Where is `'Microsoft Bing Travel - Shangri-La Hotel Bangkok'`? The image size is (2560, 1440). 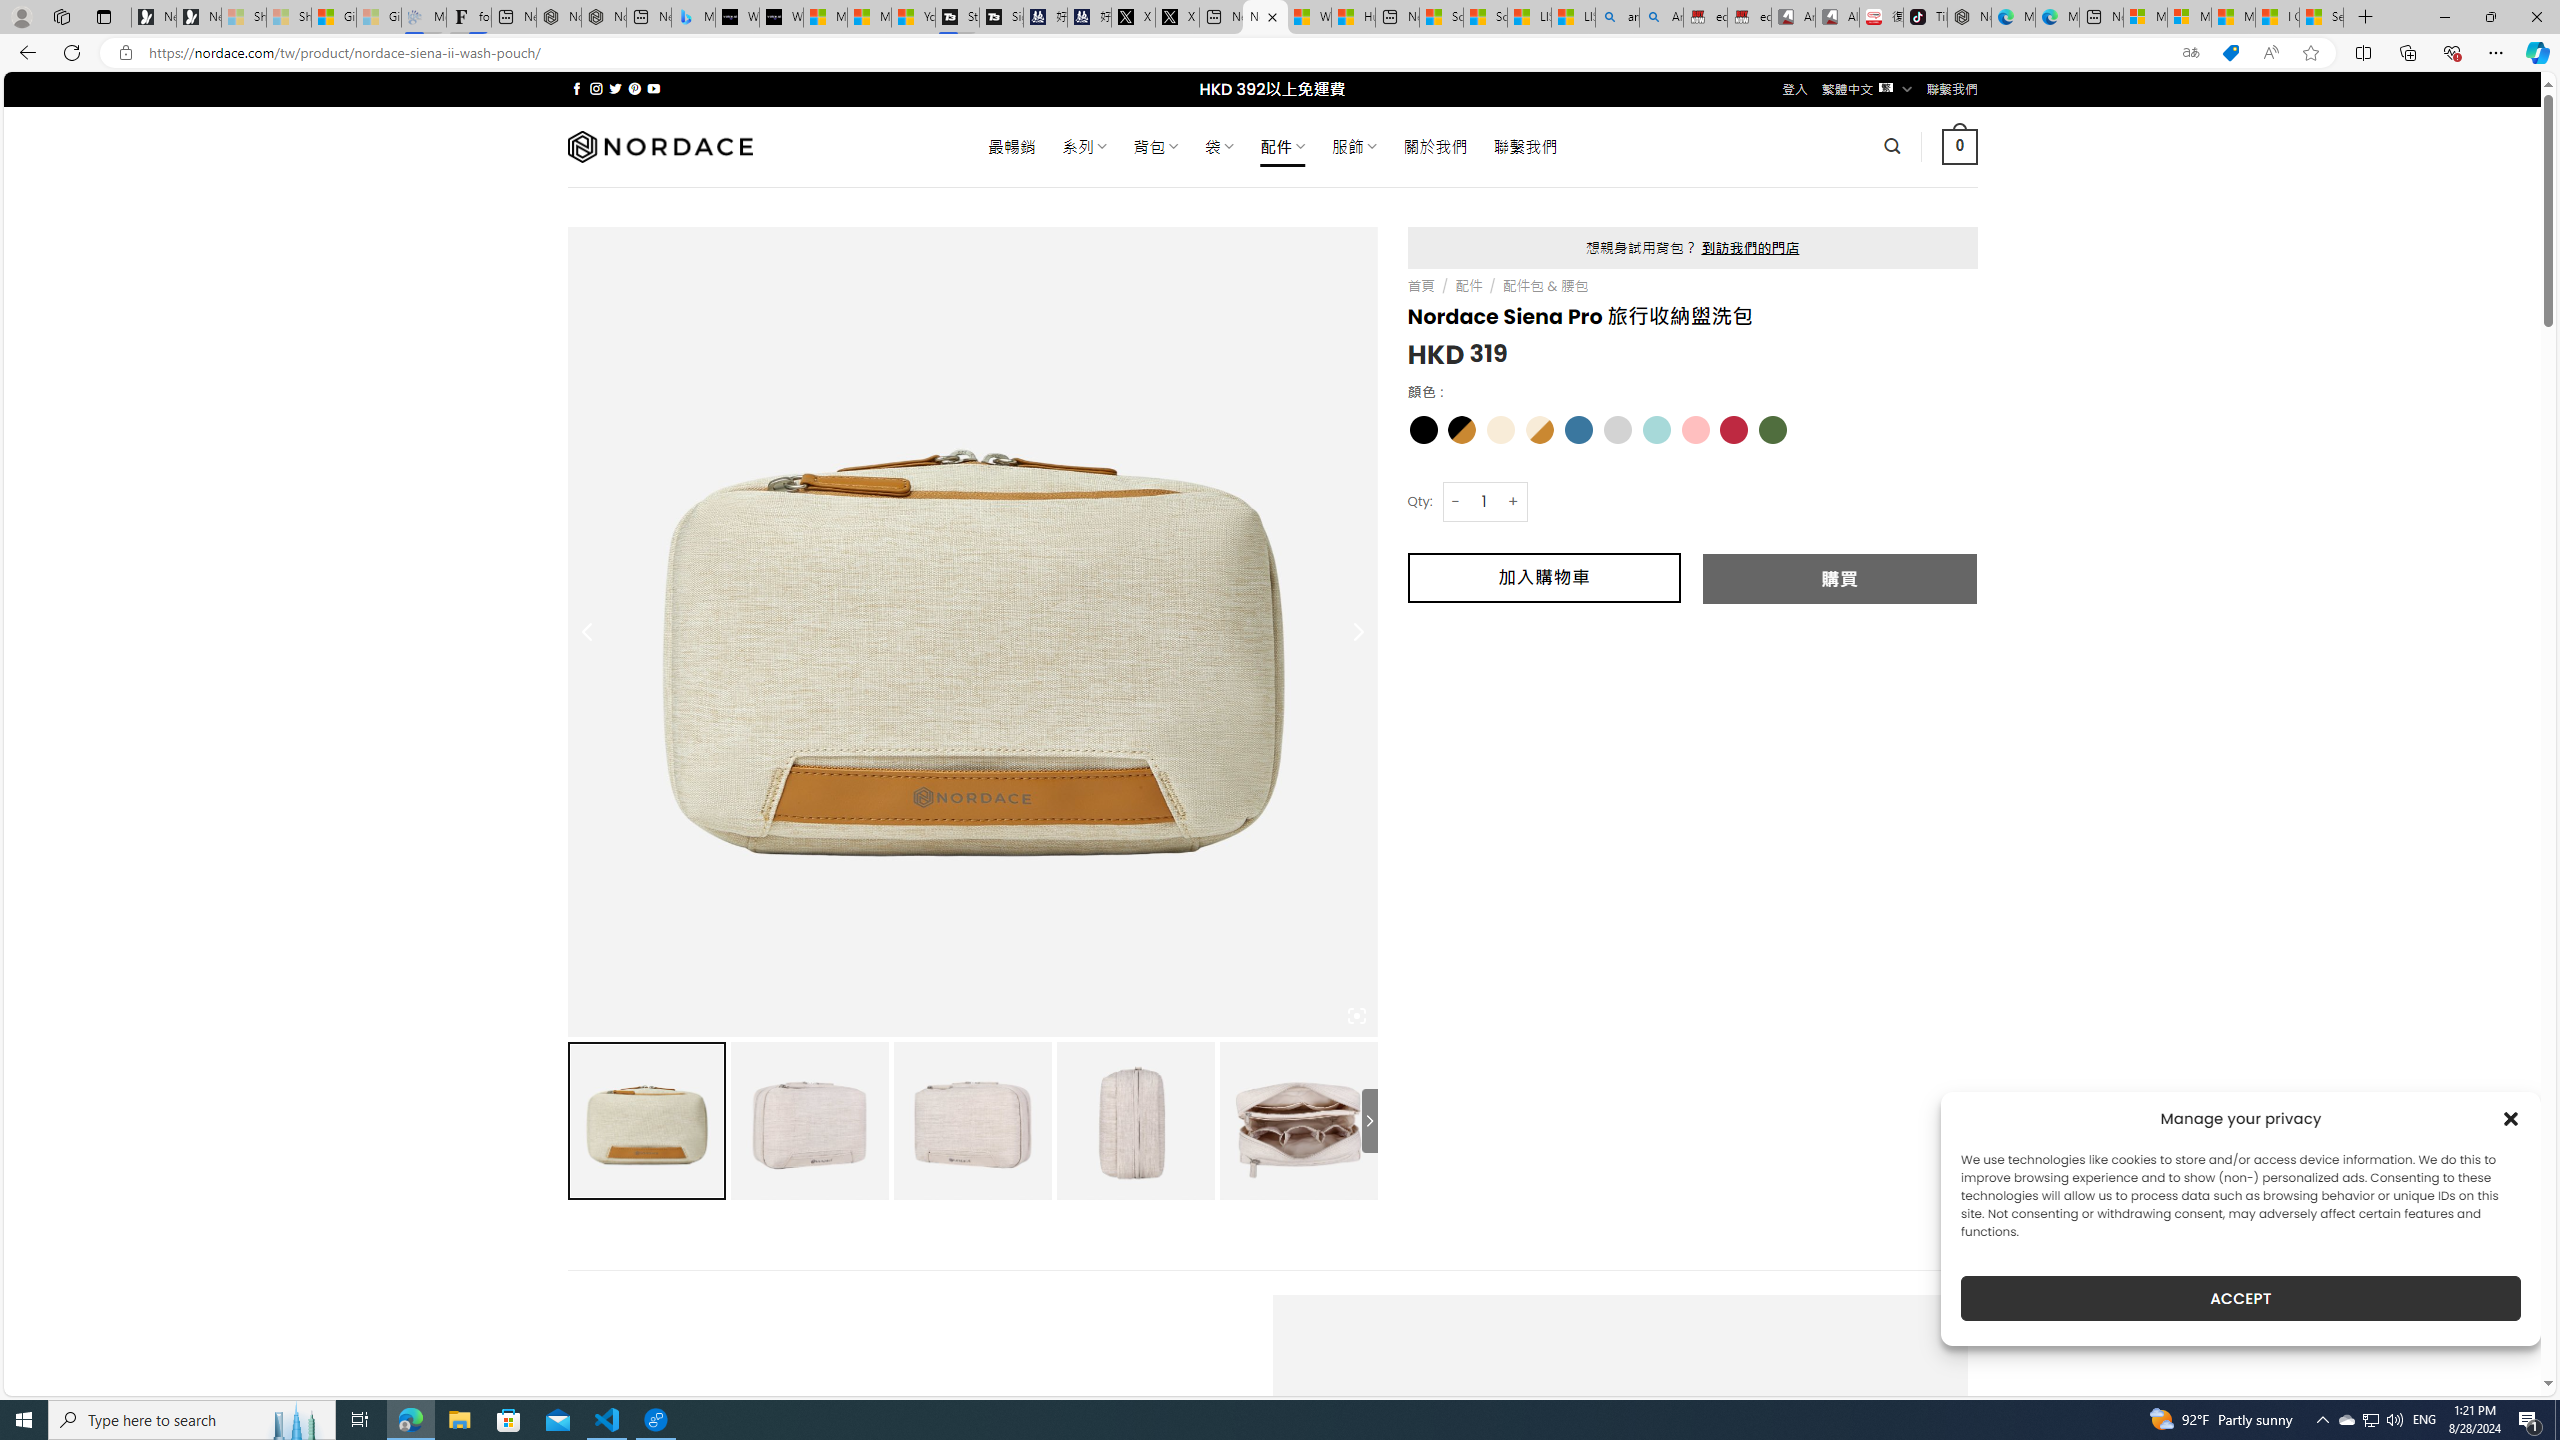 'Microsoft Bing Travel - Shangri-La Hotel Bangkok' is located at coordinates (692, 16).